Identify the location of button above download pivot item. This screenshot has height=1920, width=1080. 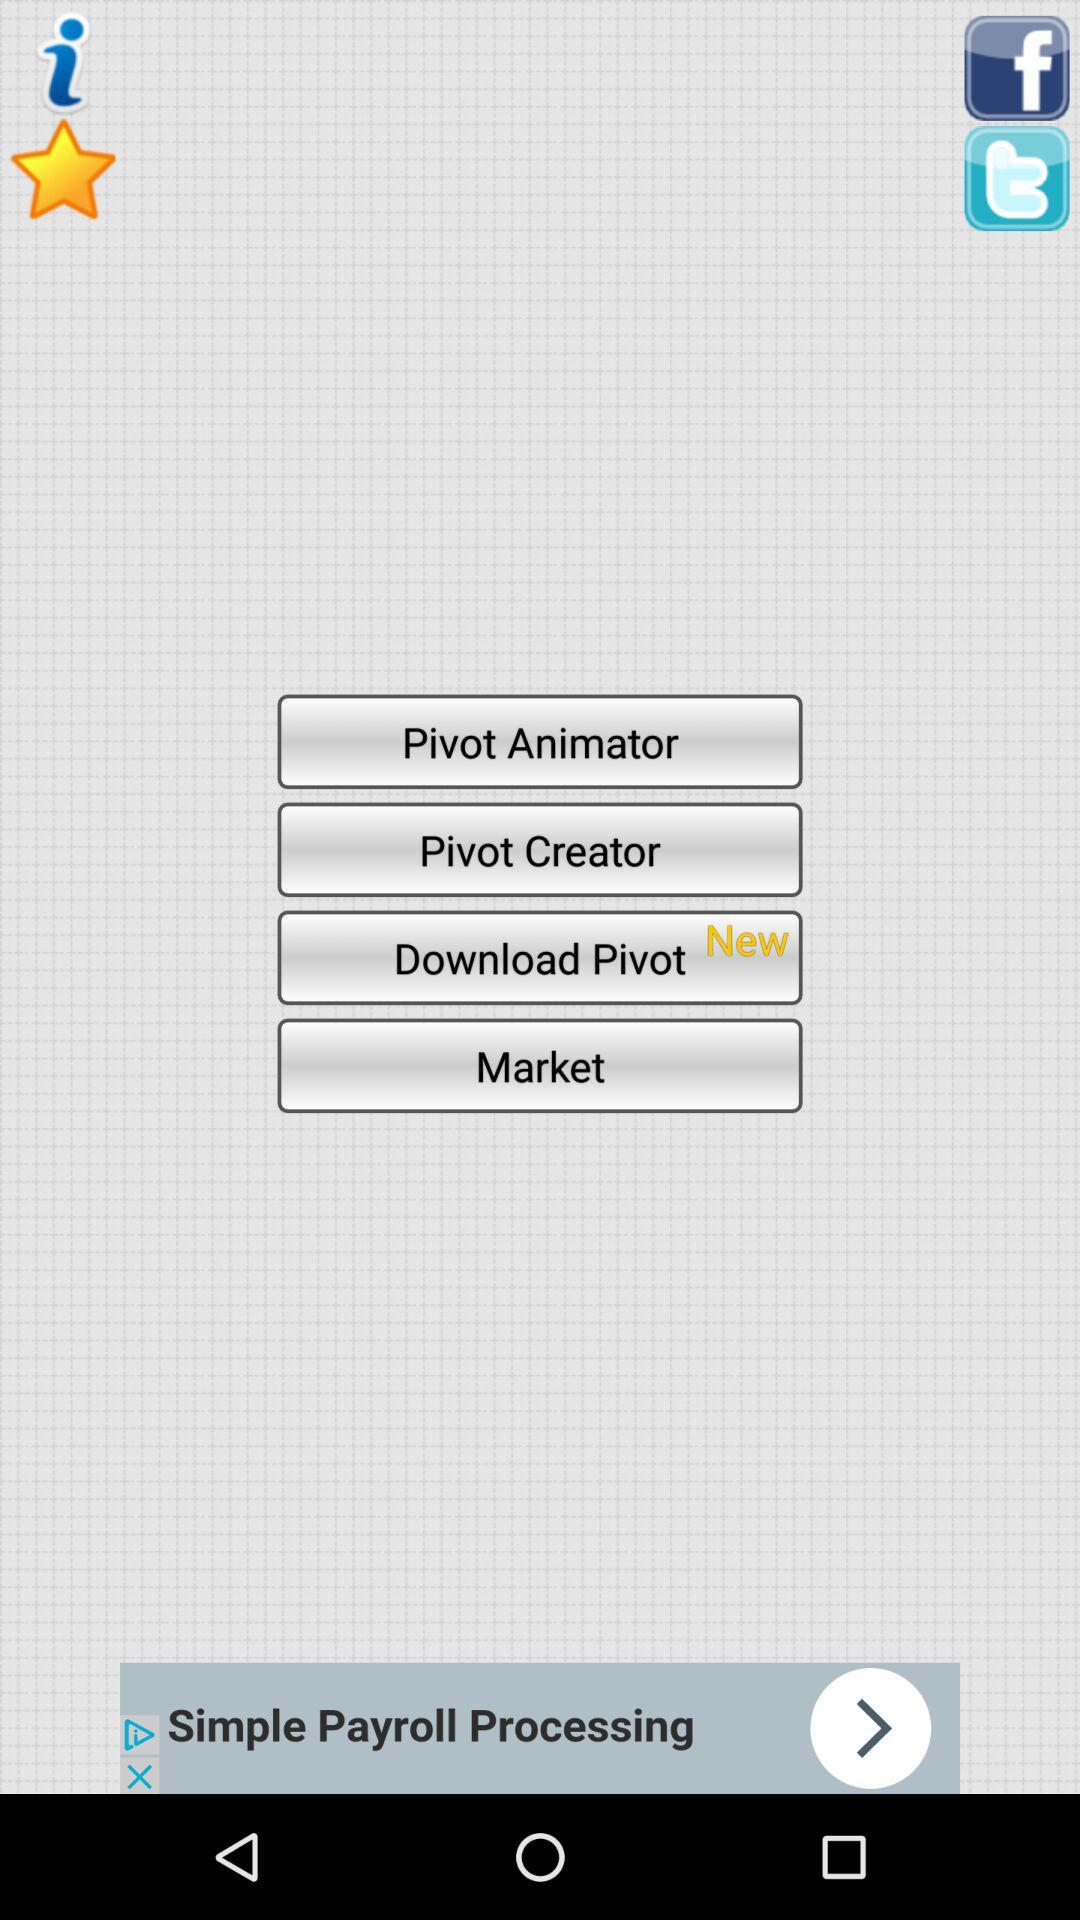
(540, 849).